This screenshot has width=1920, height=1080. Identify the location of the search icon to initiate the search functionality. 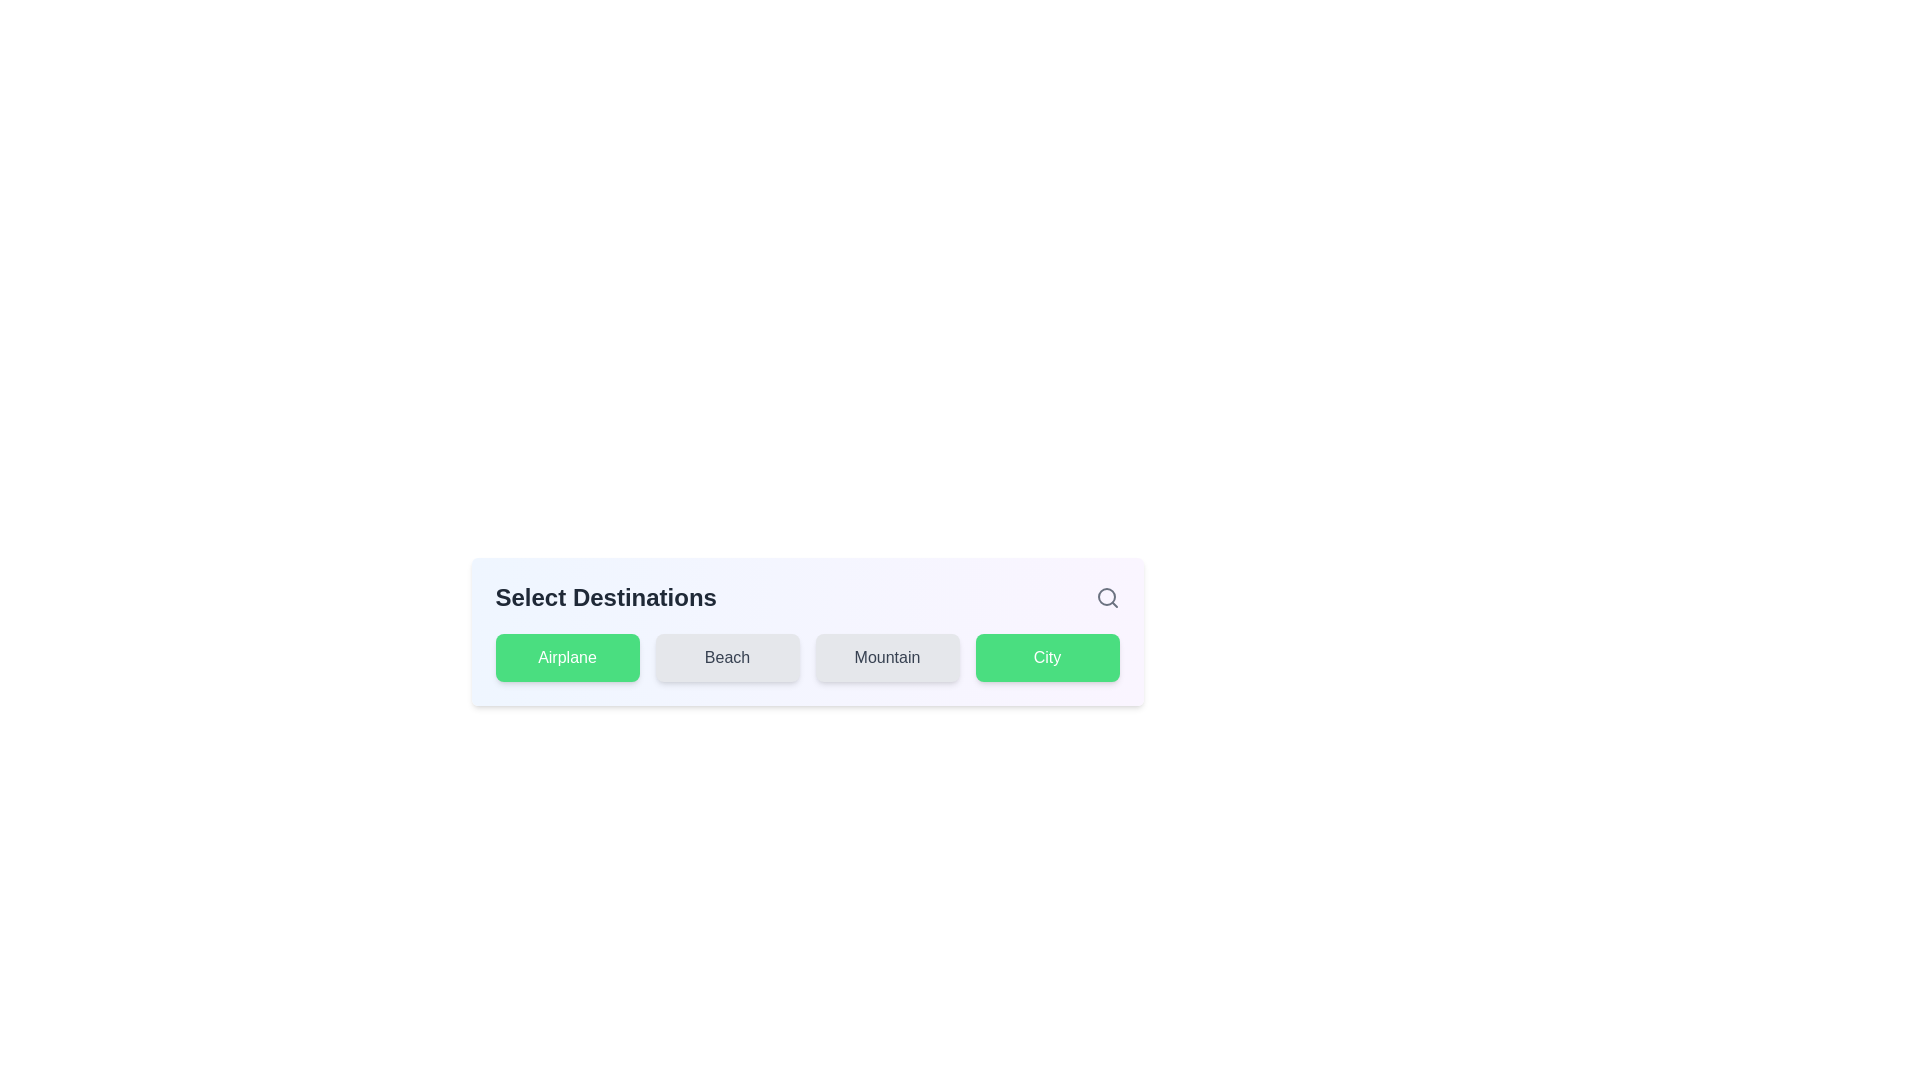
(1106, 596).